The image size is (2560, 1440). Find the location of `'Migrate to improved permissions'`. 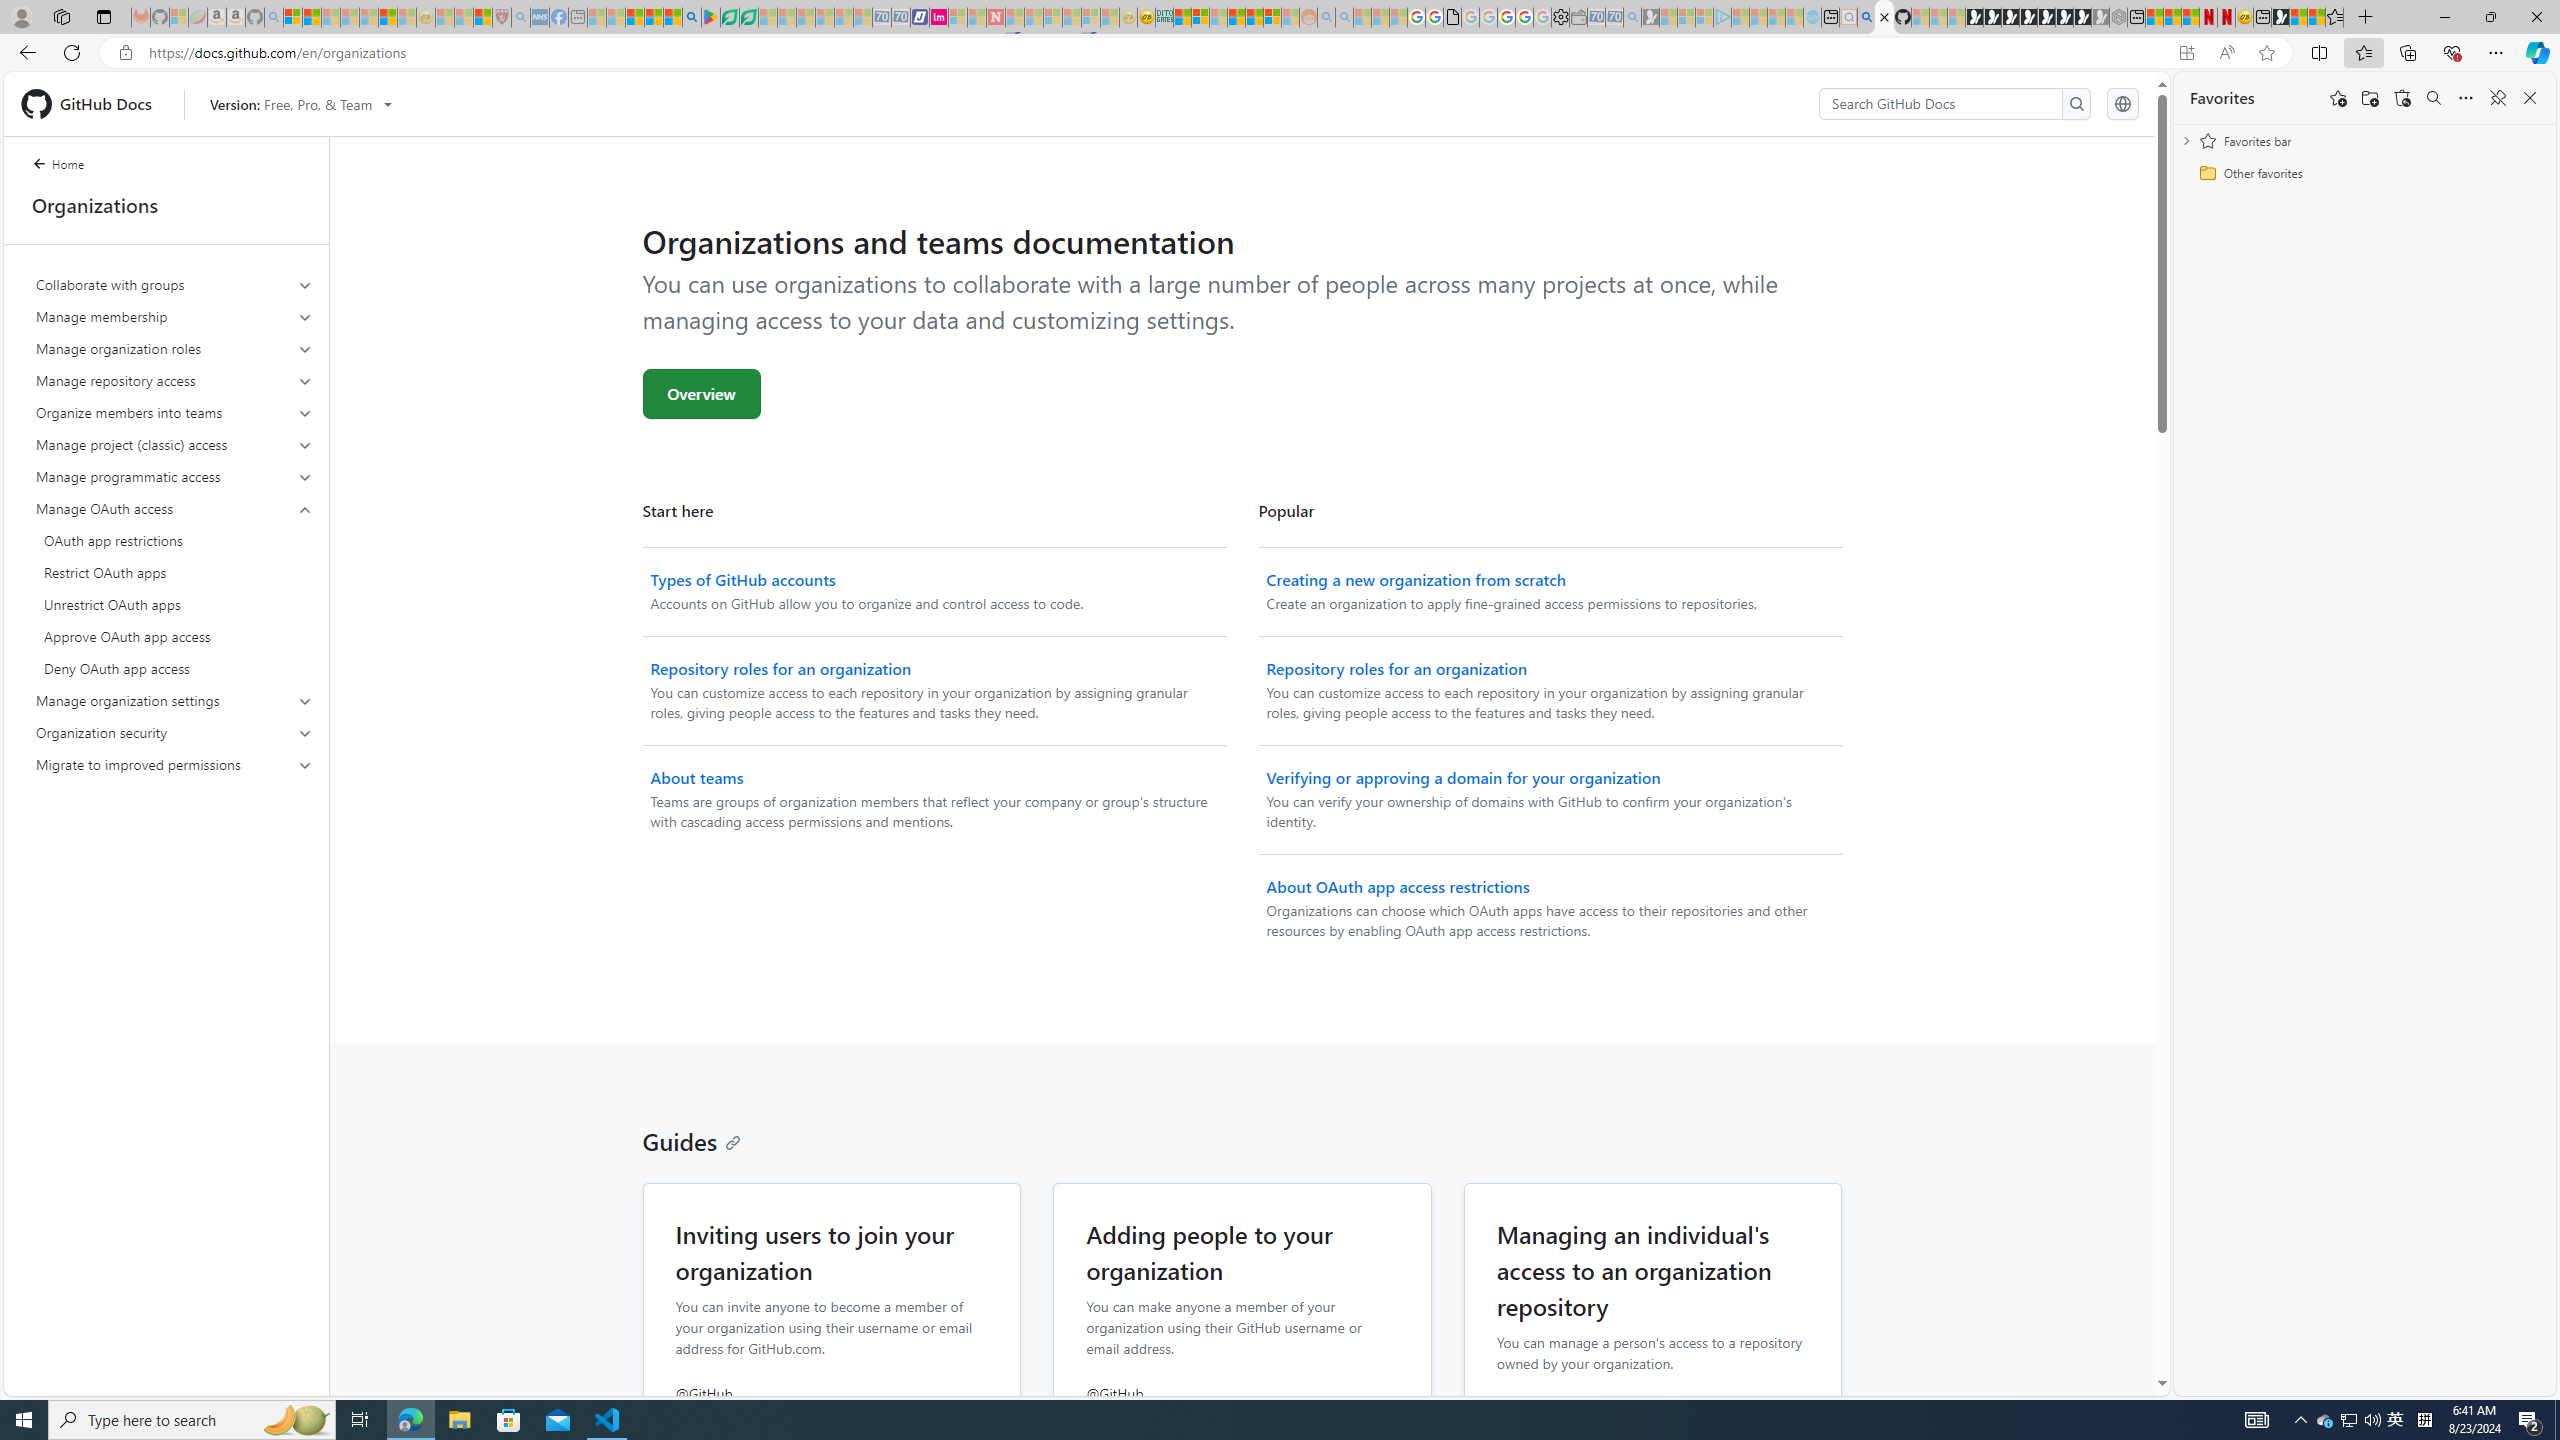

'Migrate to improved permissions' is located at coordinates (174, 763).